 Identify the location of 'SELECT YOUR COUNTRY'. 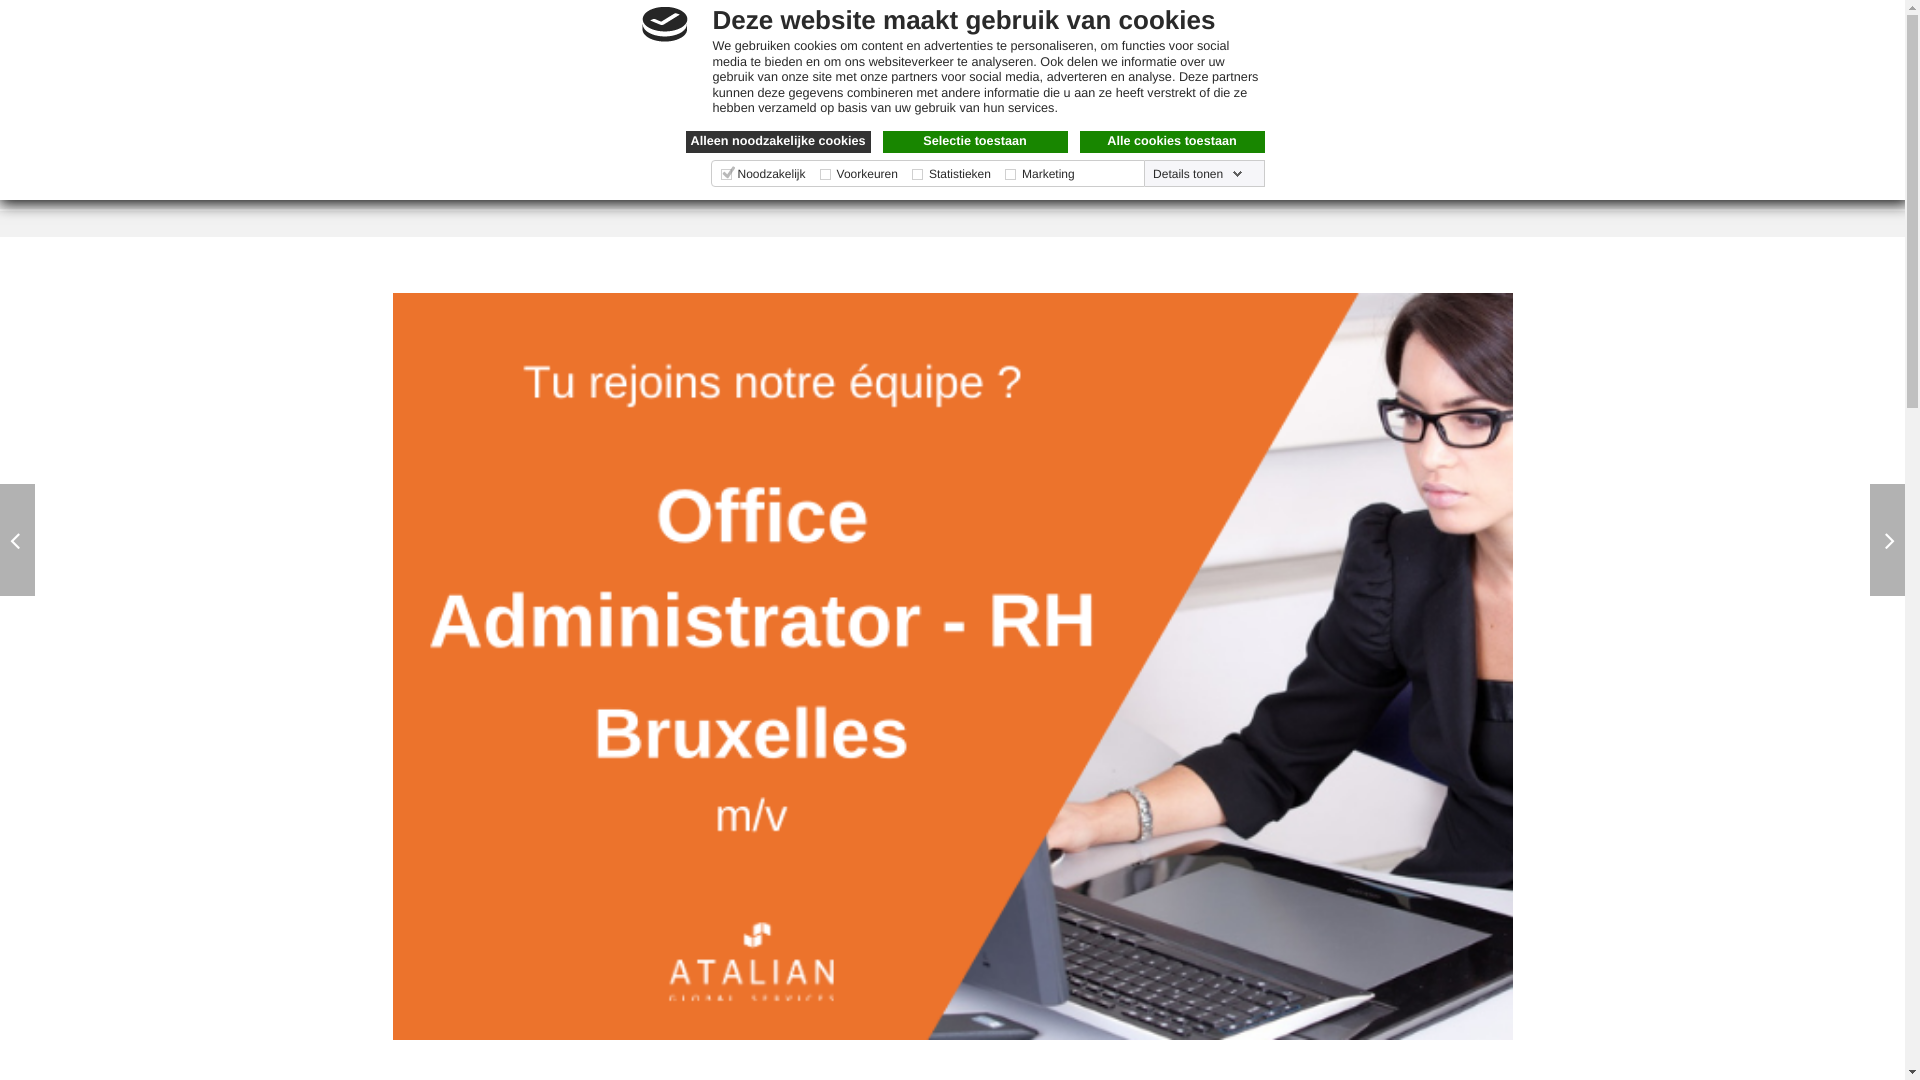
(392, 29).